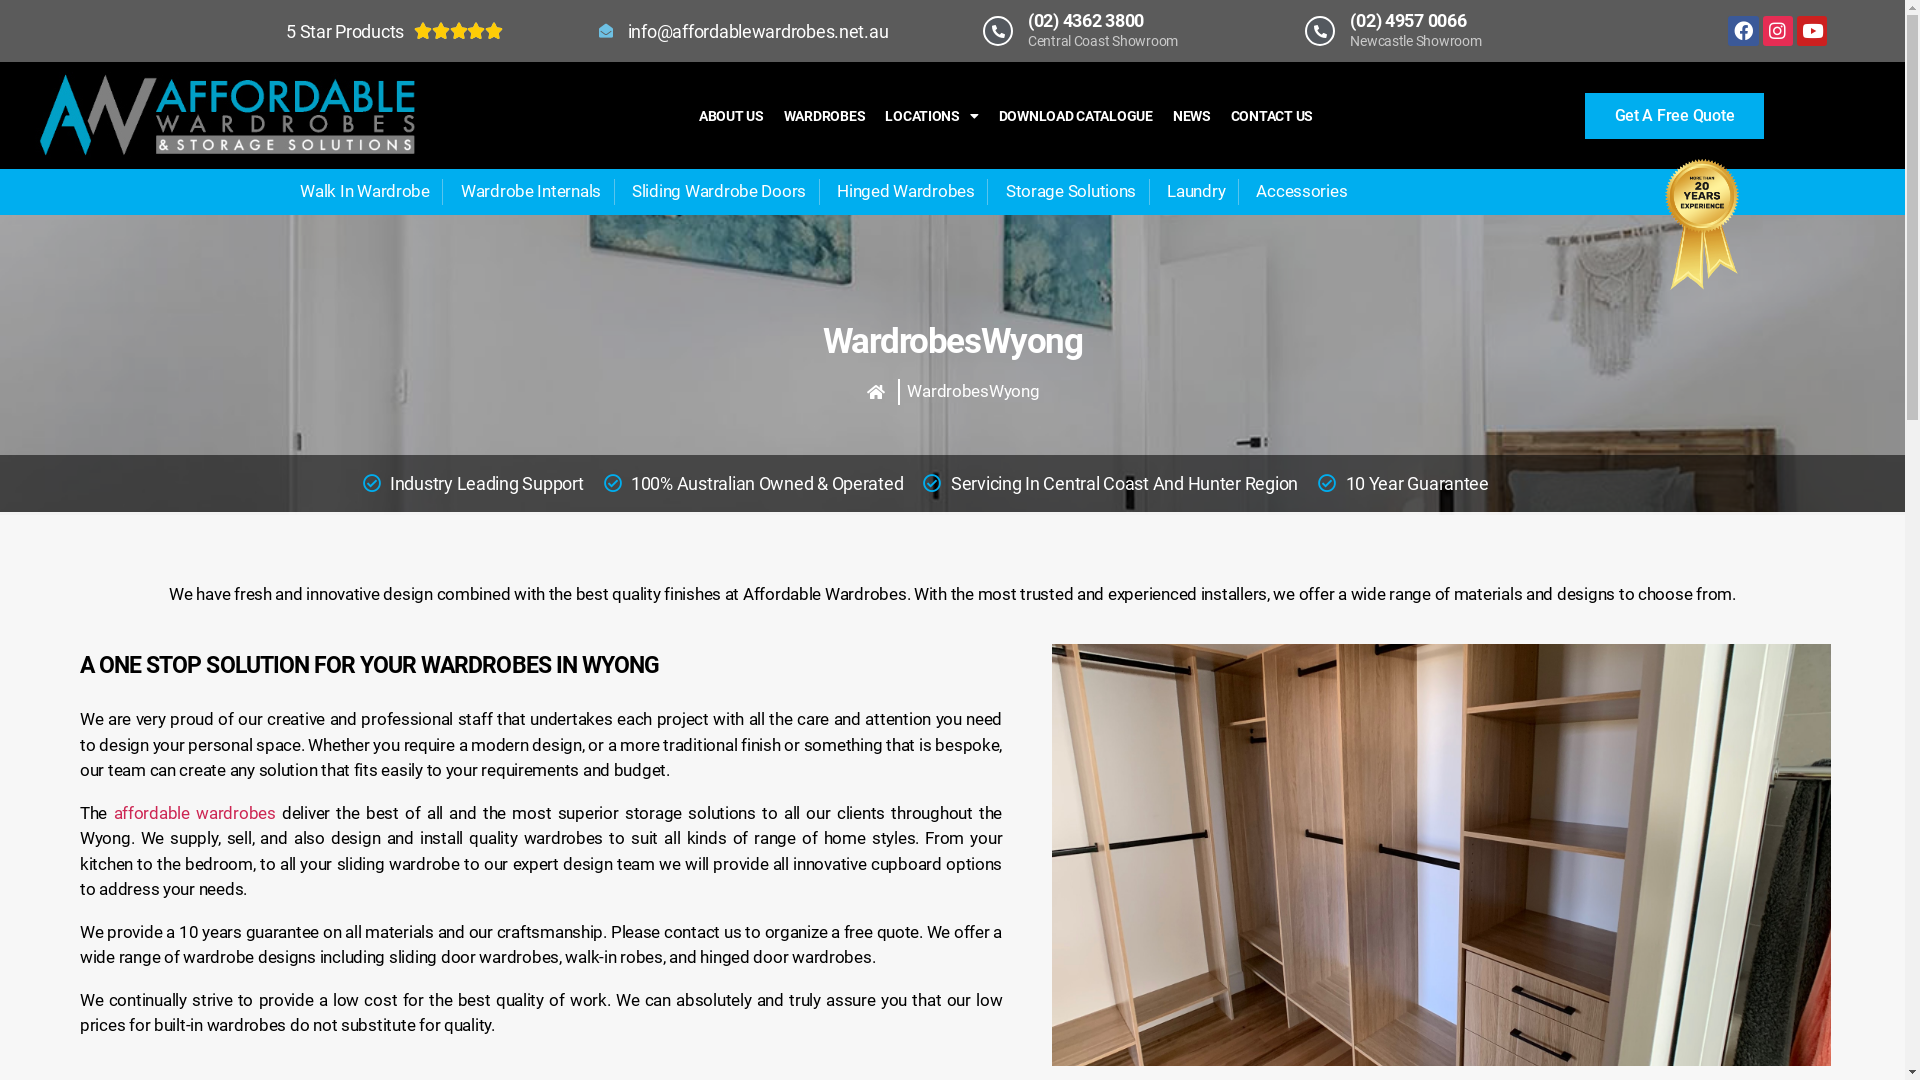  Describe the element at coordinates (831, 192) in the screenshot. I see `'Hinged Wardrobes'` at that location.